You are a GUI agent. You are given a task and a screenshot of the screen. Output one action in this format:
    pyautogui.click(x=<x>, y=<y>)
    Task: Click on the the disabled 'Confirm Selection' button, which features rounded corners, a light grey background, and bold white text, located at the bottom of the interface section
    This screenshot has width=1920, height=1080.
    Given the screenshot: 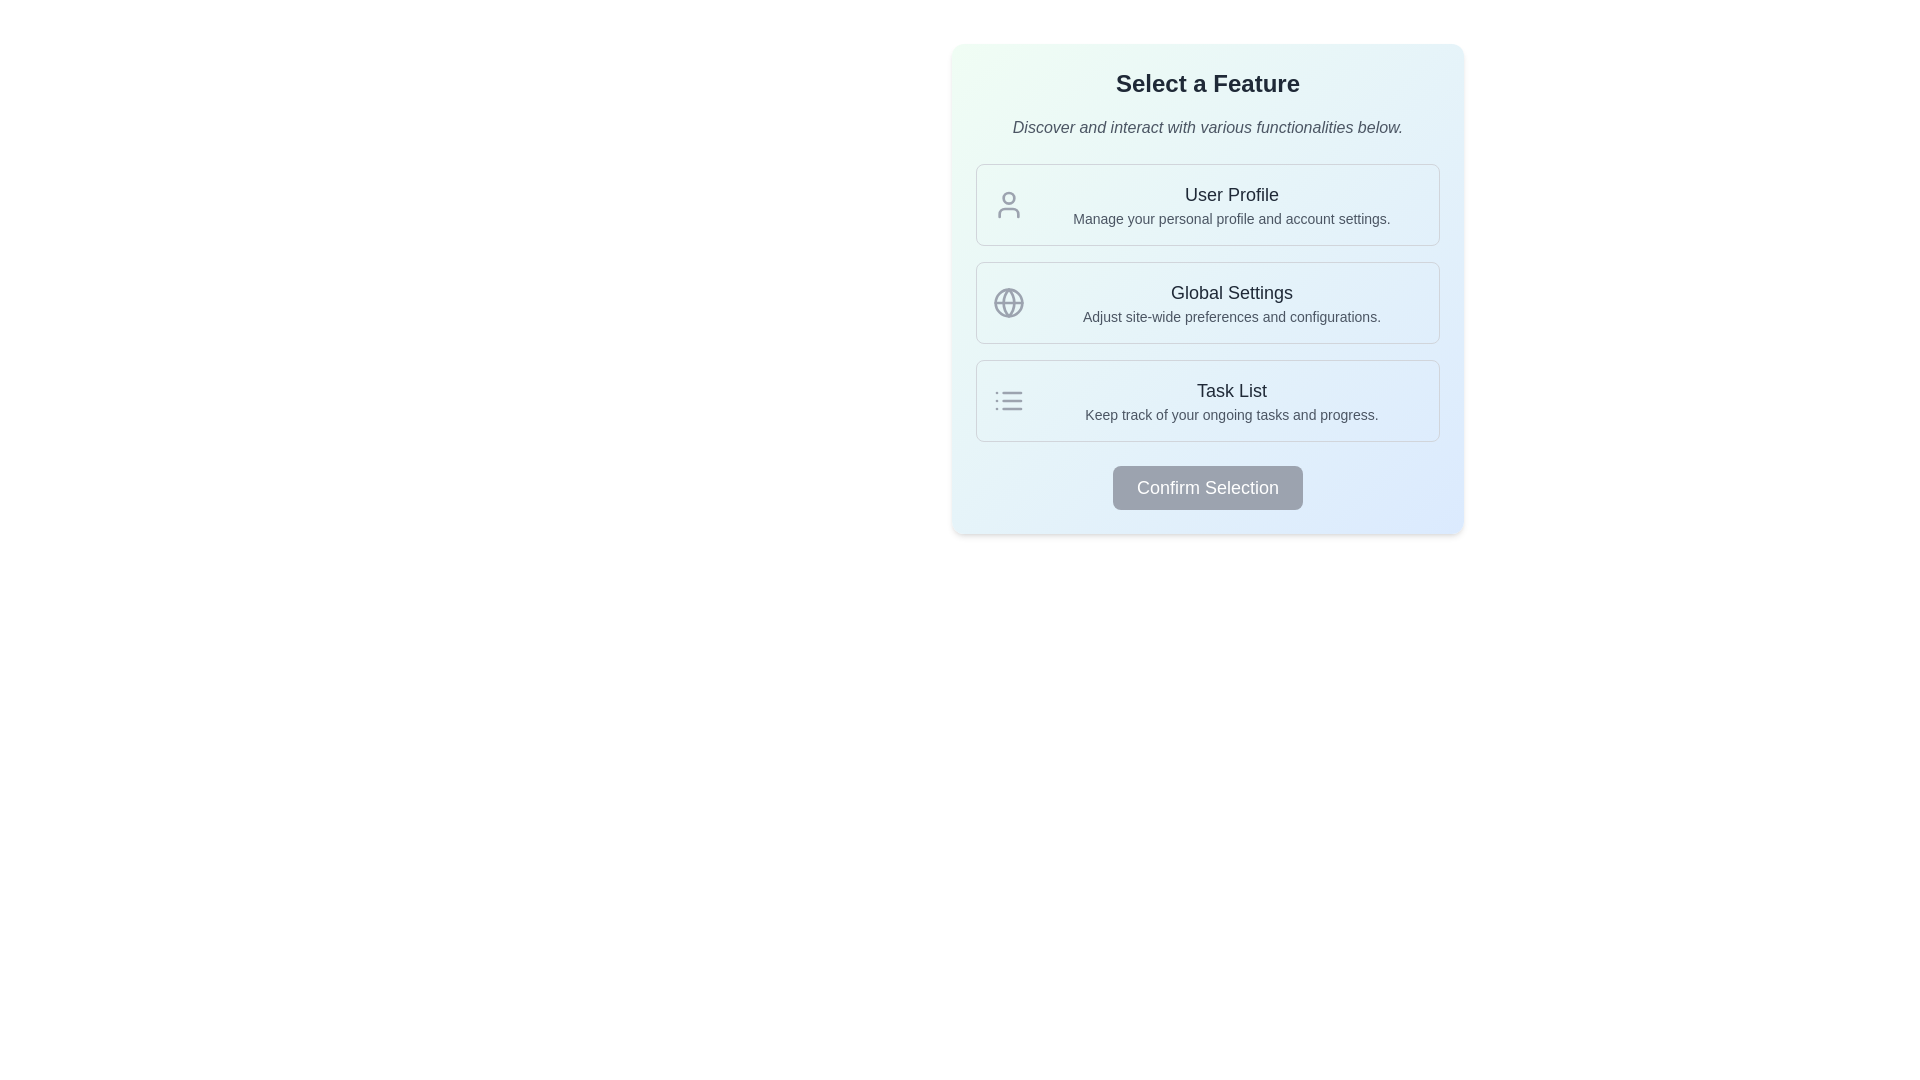 What is the action you would take?
    pyautogui.click(x=1207, y=488)
    